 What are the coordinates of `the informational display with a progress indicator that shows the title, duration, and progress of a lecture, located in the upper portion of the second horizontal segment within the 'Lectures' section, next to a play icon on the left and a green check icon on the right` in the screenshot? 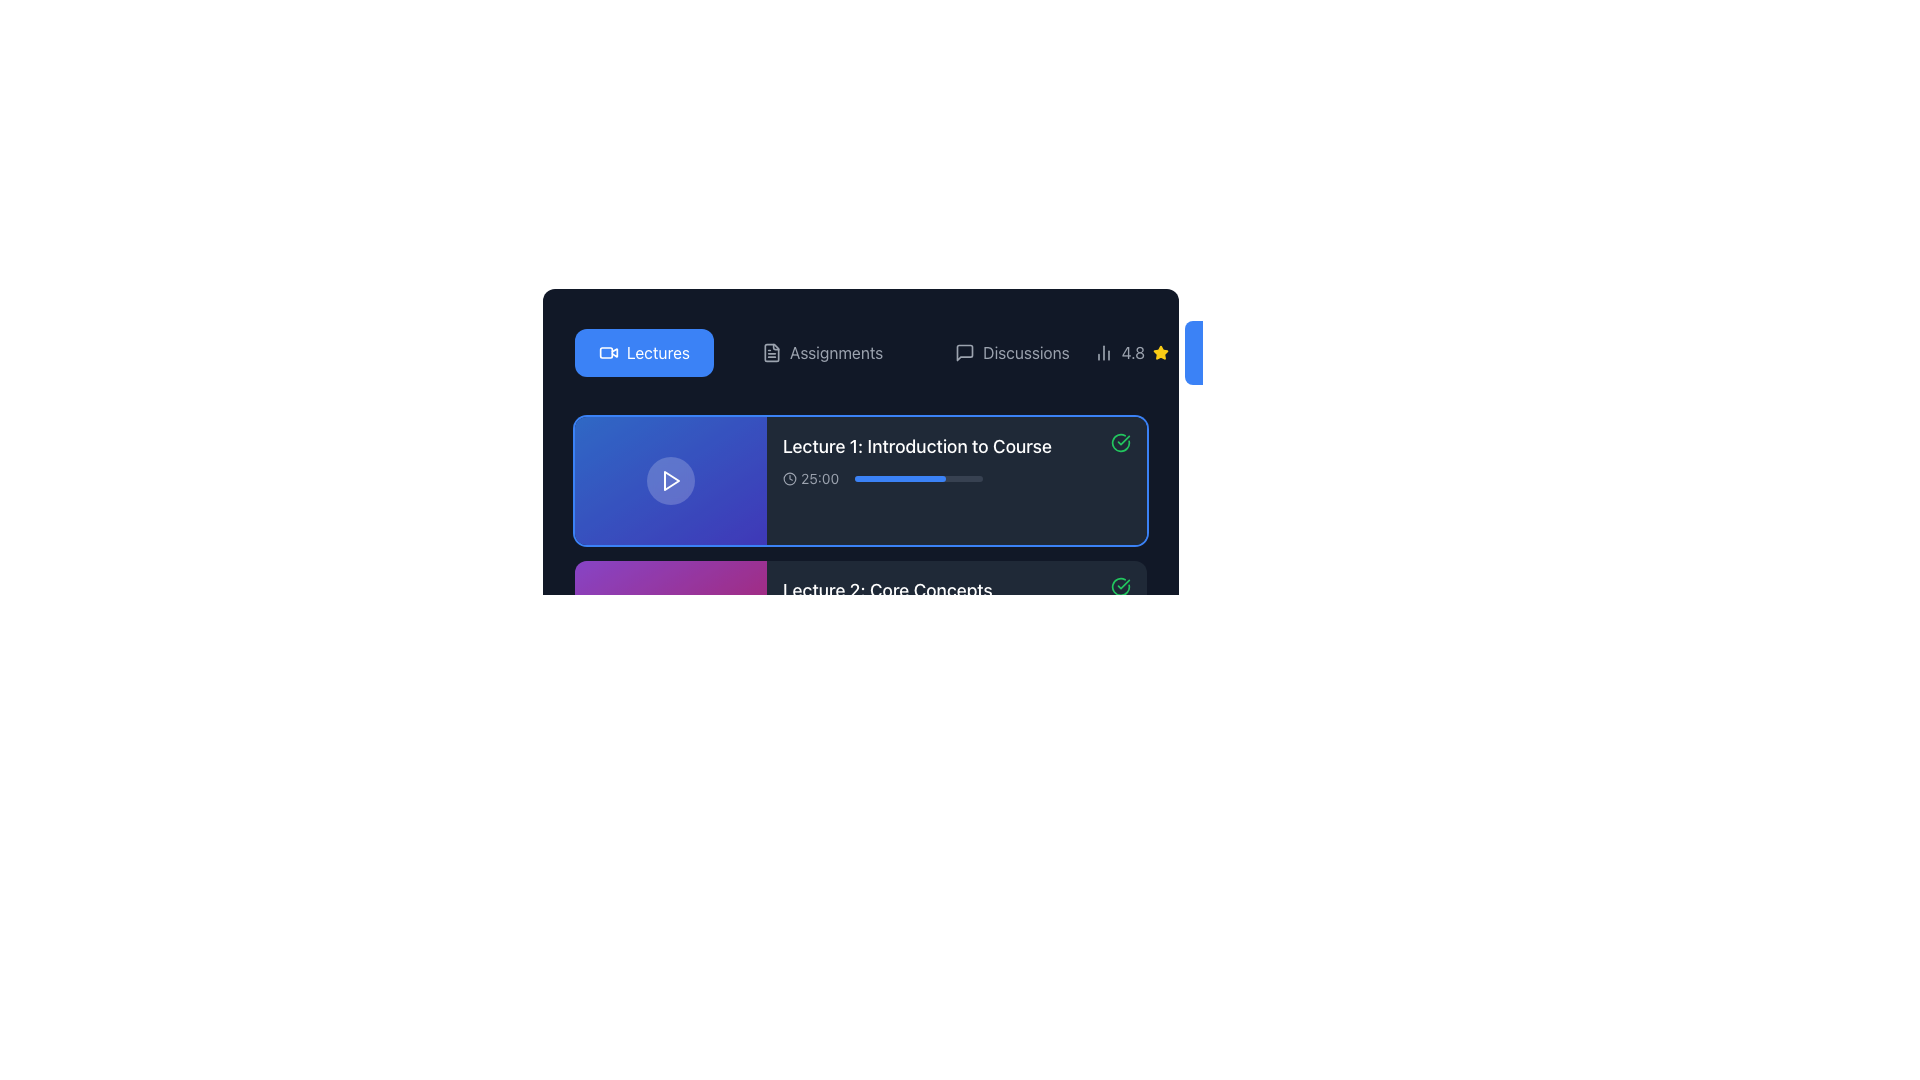 It's located at (916, 461).